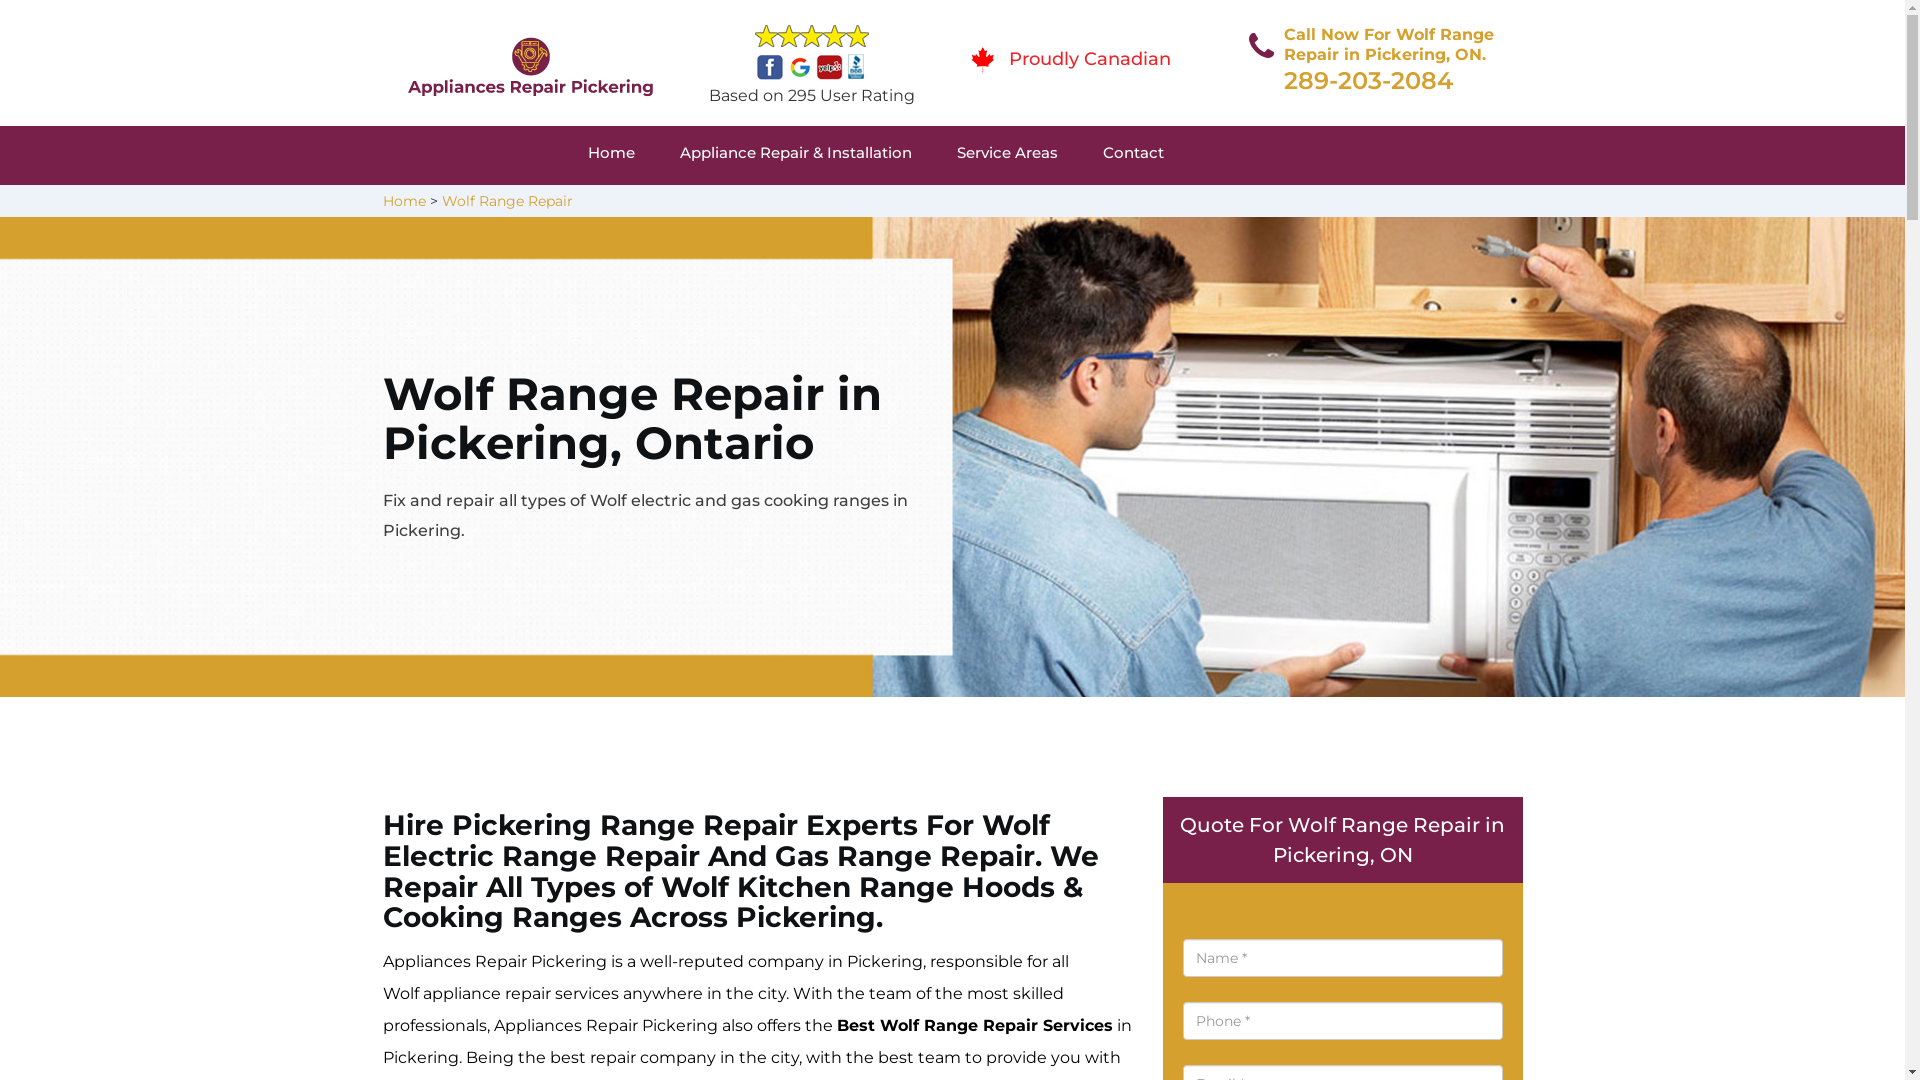 The height and width of the screenshot is (1080, 1920). What do you see at coordinates (1030, 154) in the screenshot?
I see `'Service Areas'` at bounding box center [1030, 154].